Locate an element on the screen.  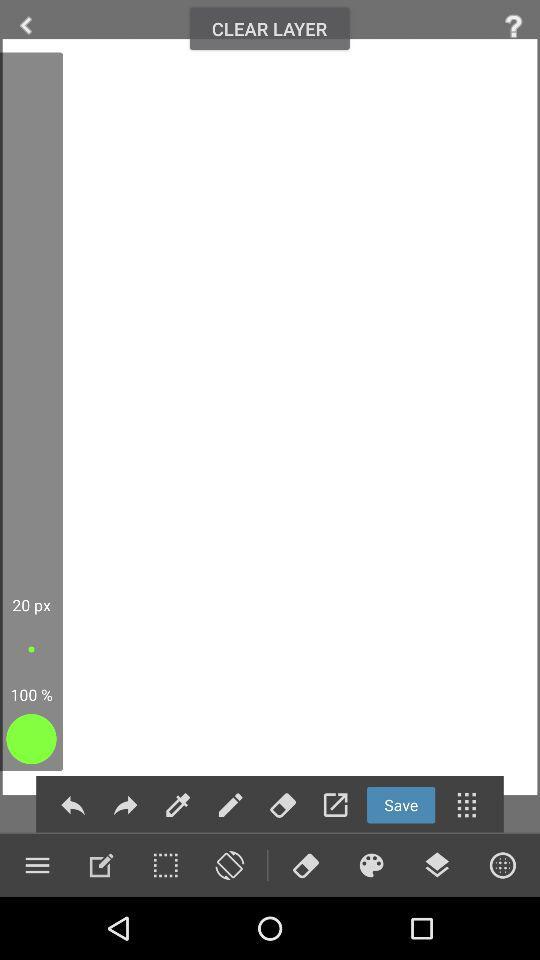
get help is located at coordinates (513, 25).